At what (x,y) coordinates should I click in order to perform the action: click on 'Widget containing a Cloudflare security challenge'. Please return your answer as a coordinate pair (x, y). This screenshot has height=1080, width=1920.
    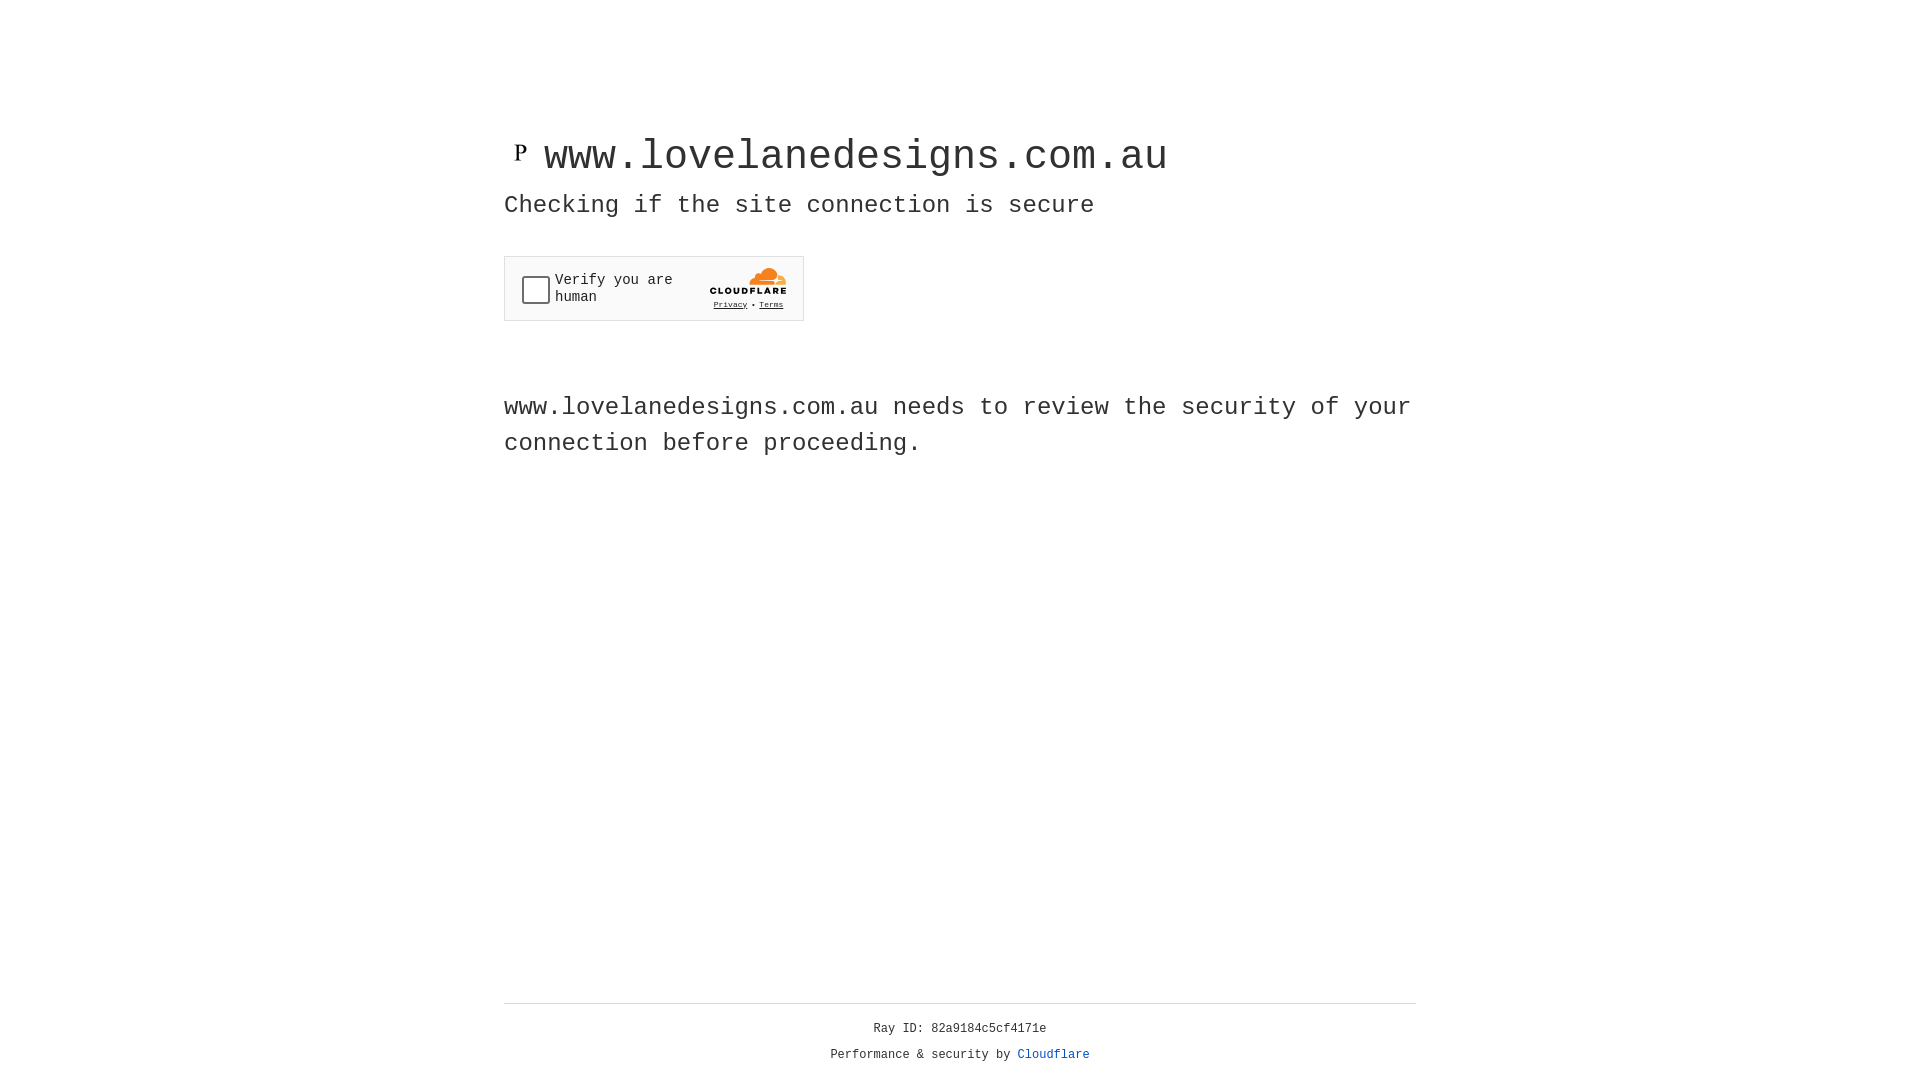
    Looking at the image, I should click on (653, 288).